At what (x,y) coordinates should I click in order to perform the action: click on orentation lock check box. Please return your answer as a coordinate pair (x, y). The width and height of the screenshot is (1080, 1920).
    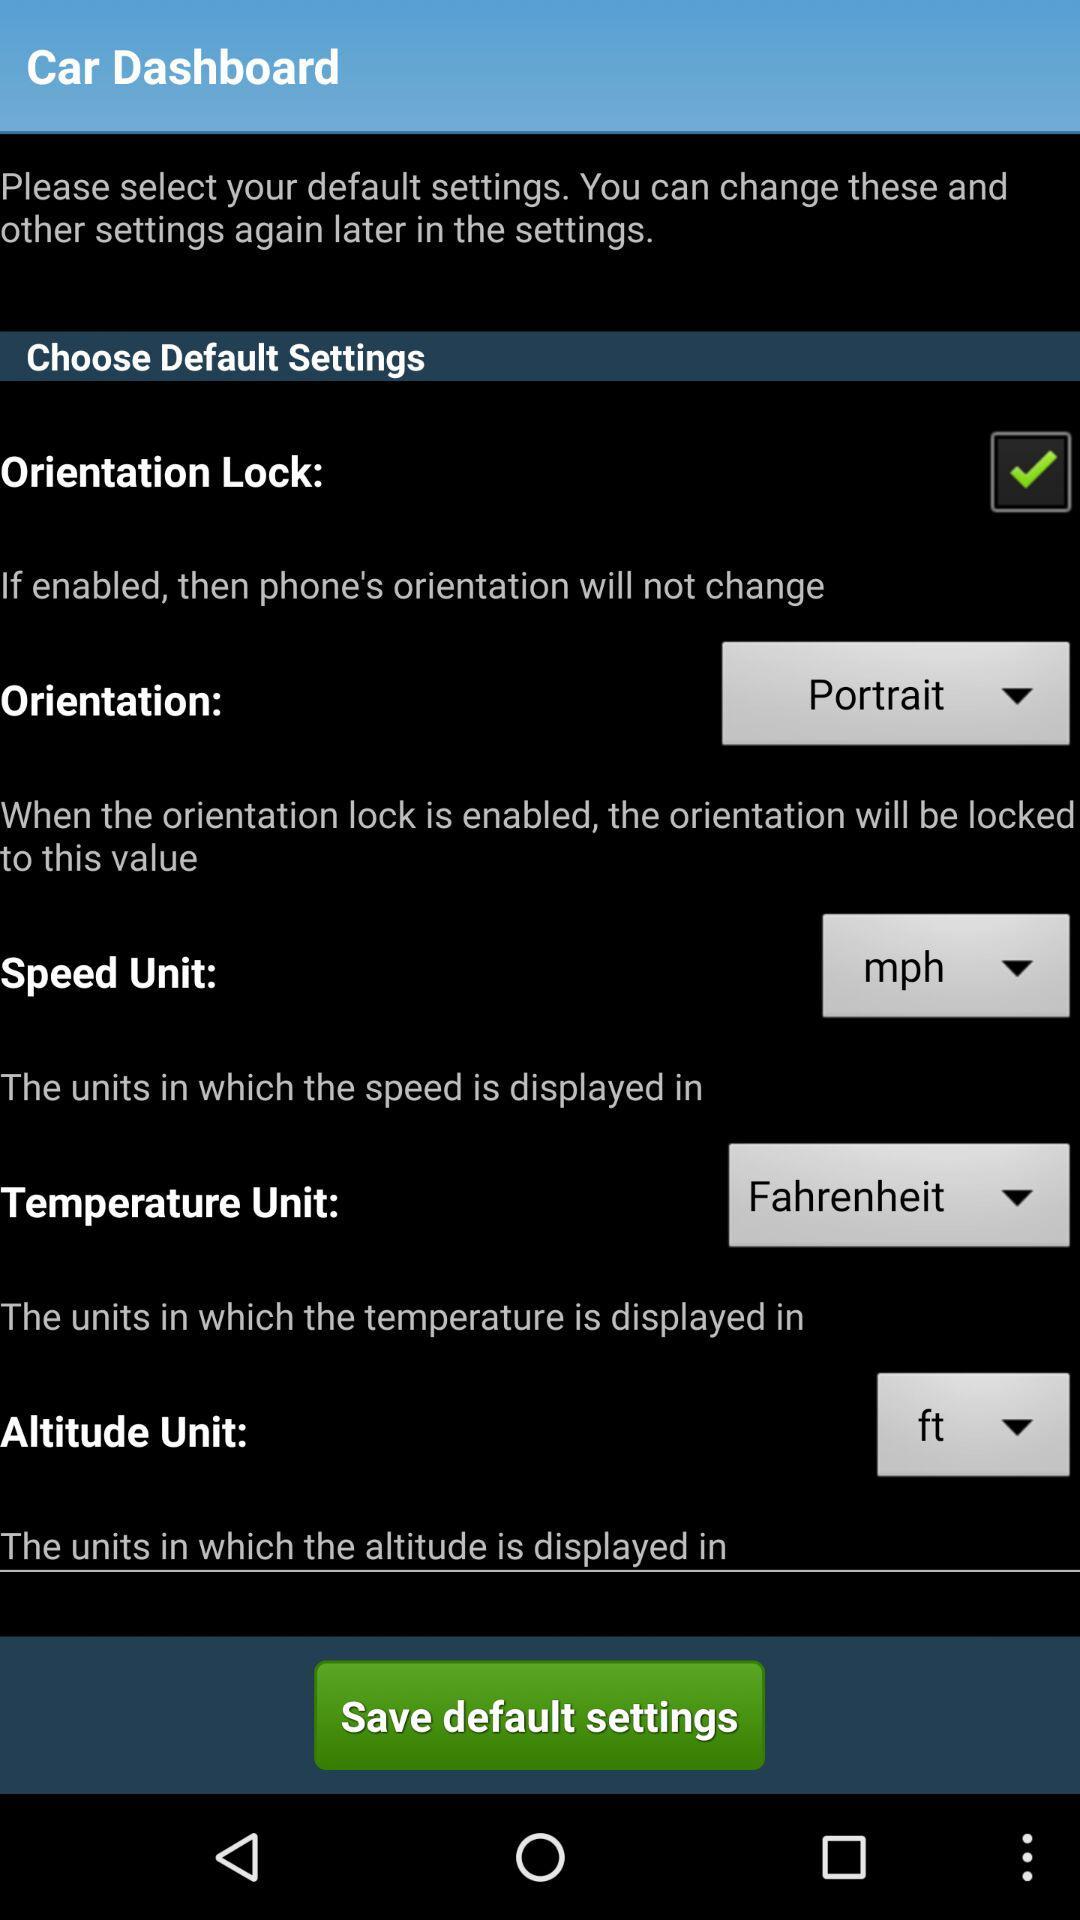
    Looking at the image, I should click on (1030, 469).